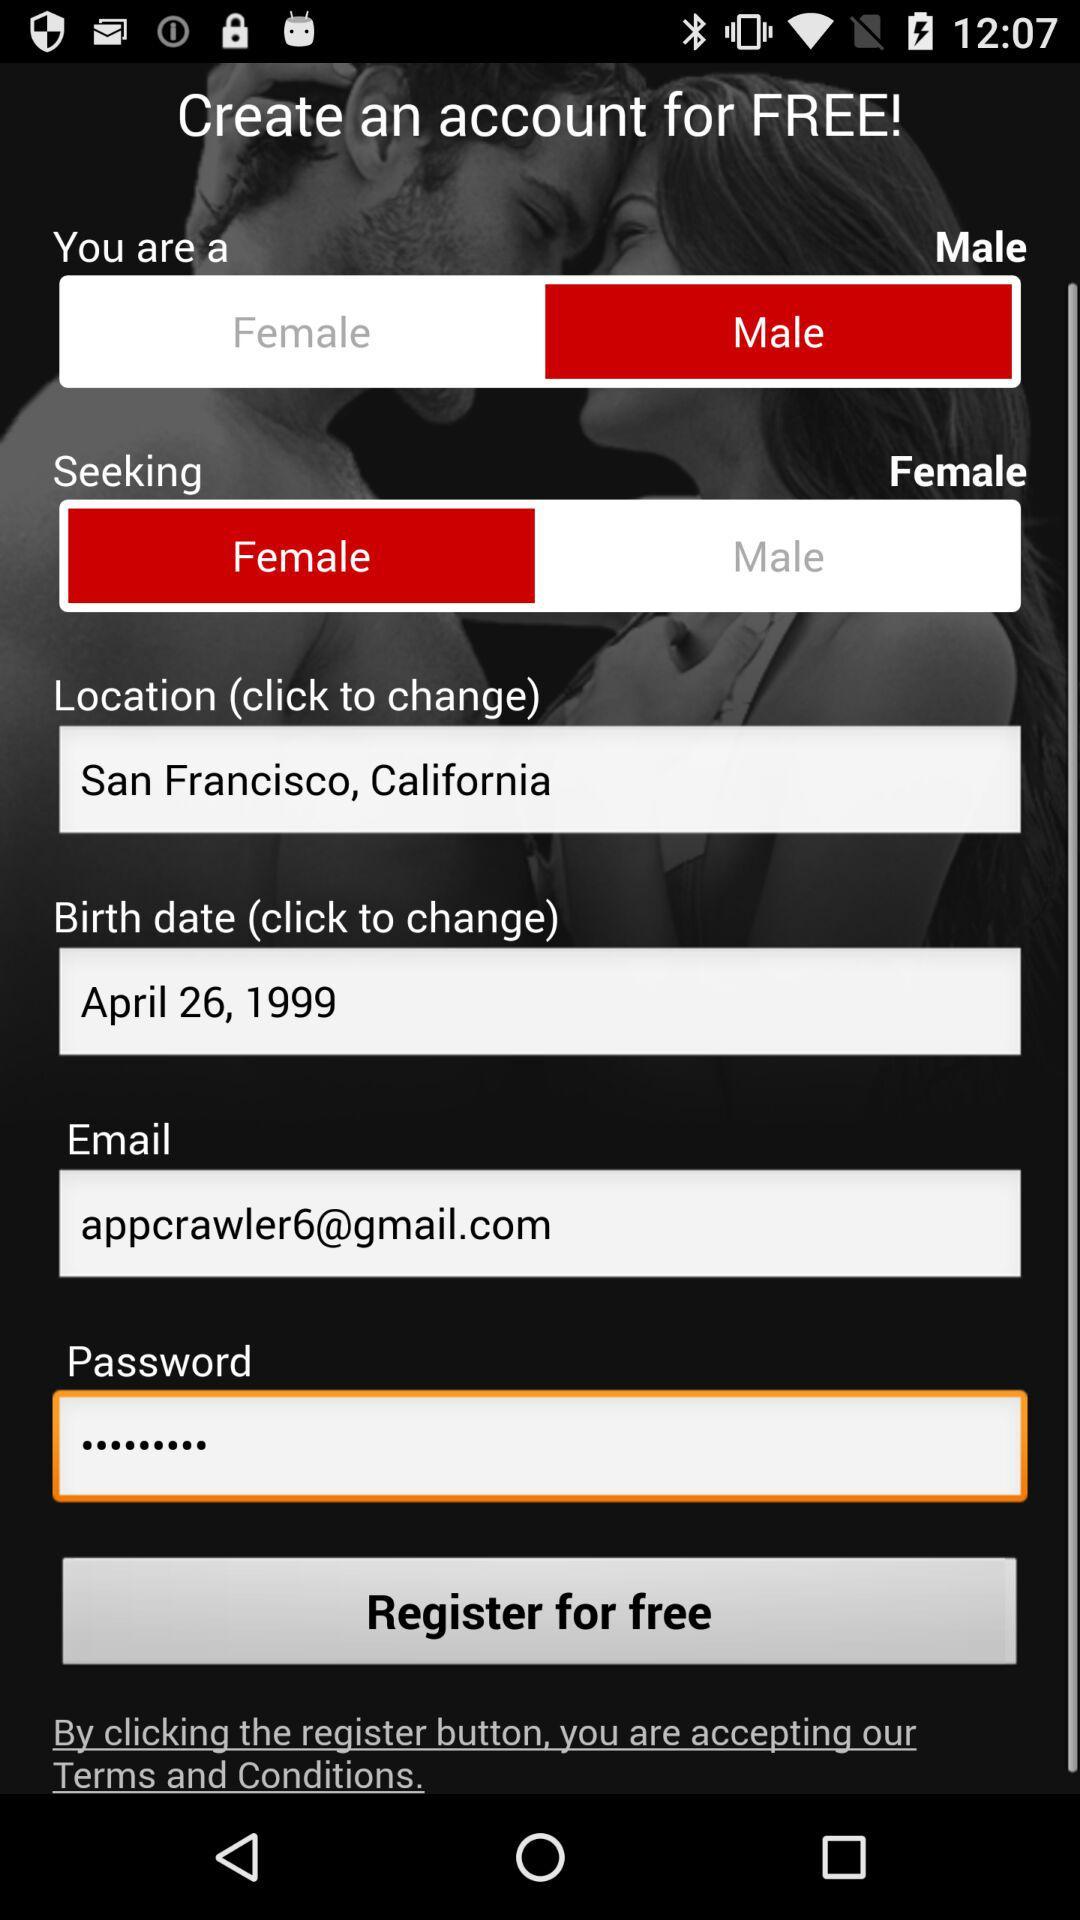  I want to click on to place the birth date, so click(540, 989).